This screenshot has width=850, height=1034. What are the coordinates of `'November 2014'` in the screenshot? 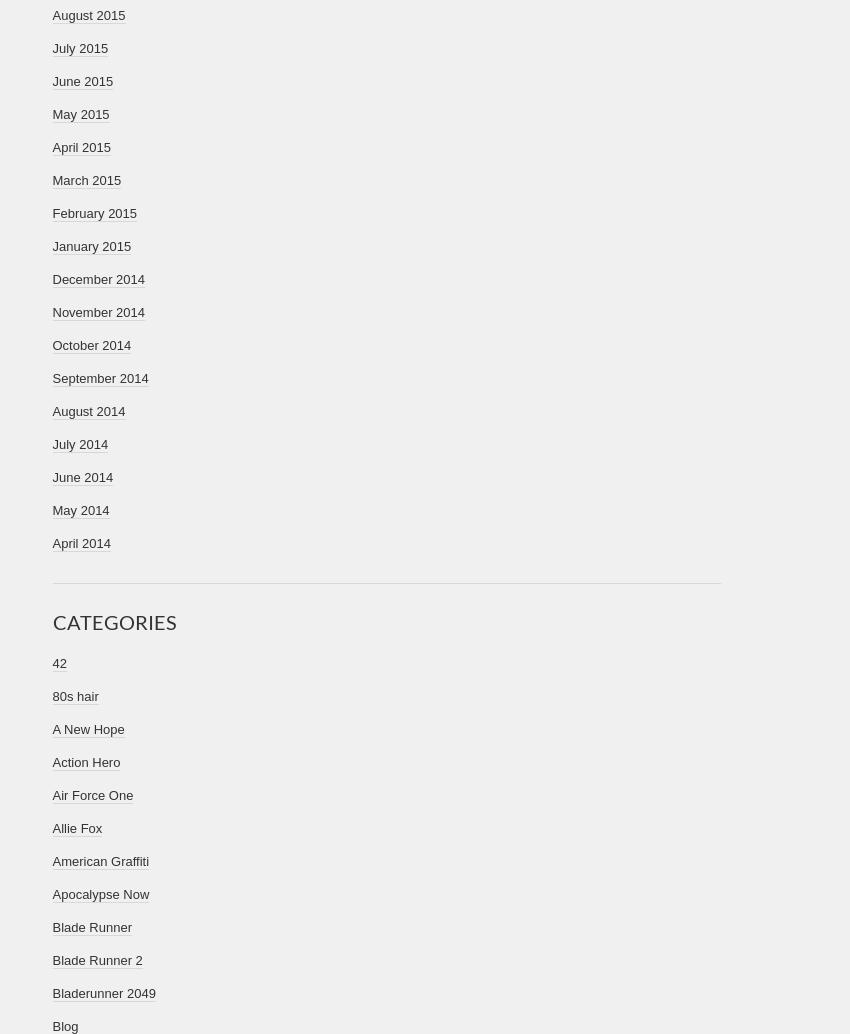 It's located at (97, 311).